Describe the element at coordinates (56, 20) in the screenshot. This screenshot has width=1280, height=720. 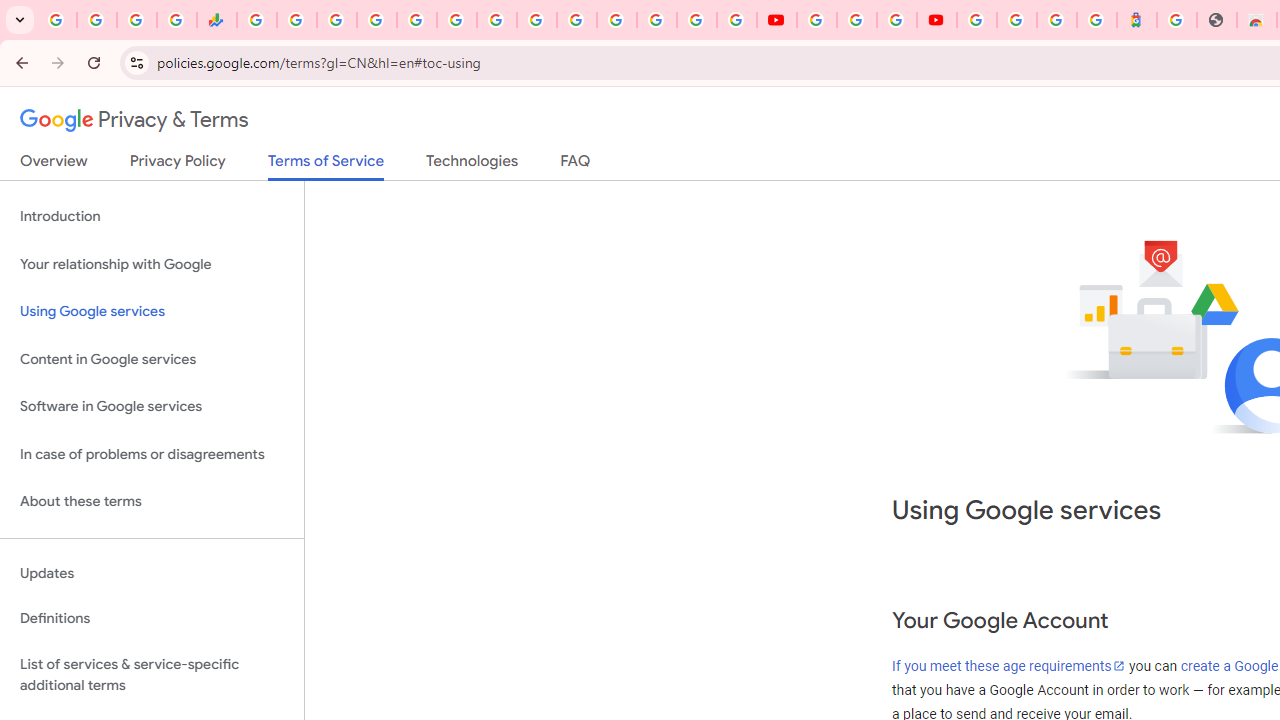
I see `'Google Workspace Admin Community'` at that location.